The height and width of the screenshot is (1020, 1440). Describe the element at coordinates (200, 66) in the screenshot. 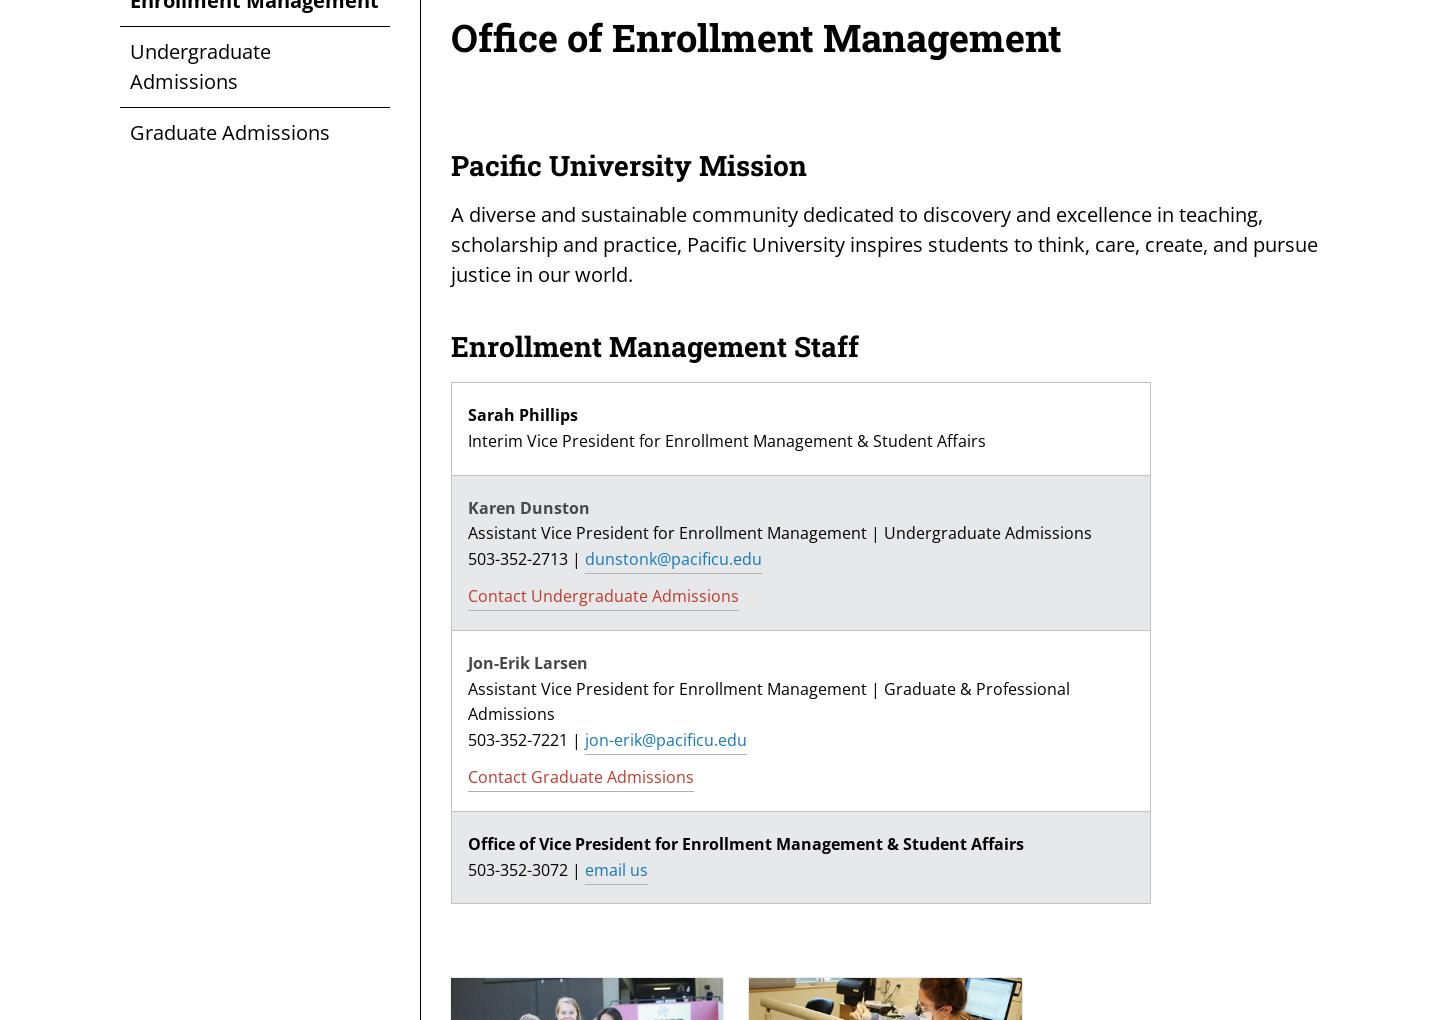

I see `'Undergraduate Admissions'` at that location.